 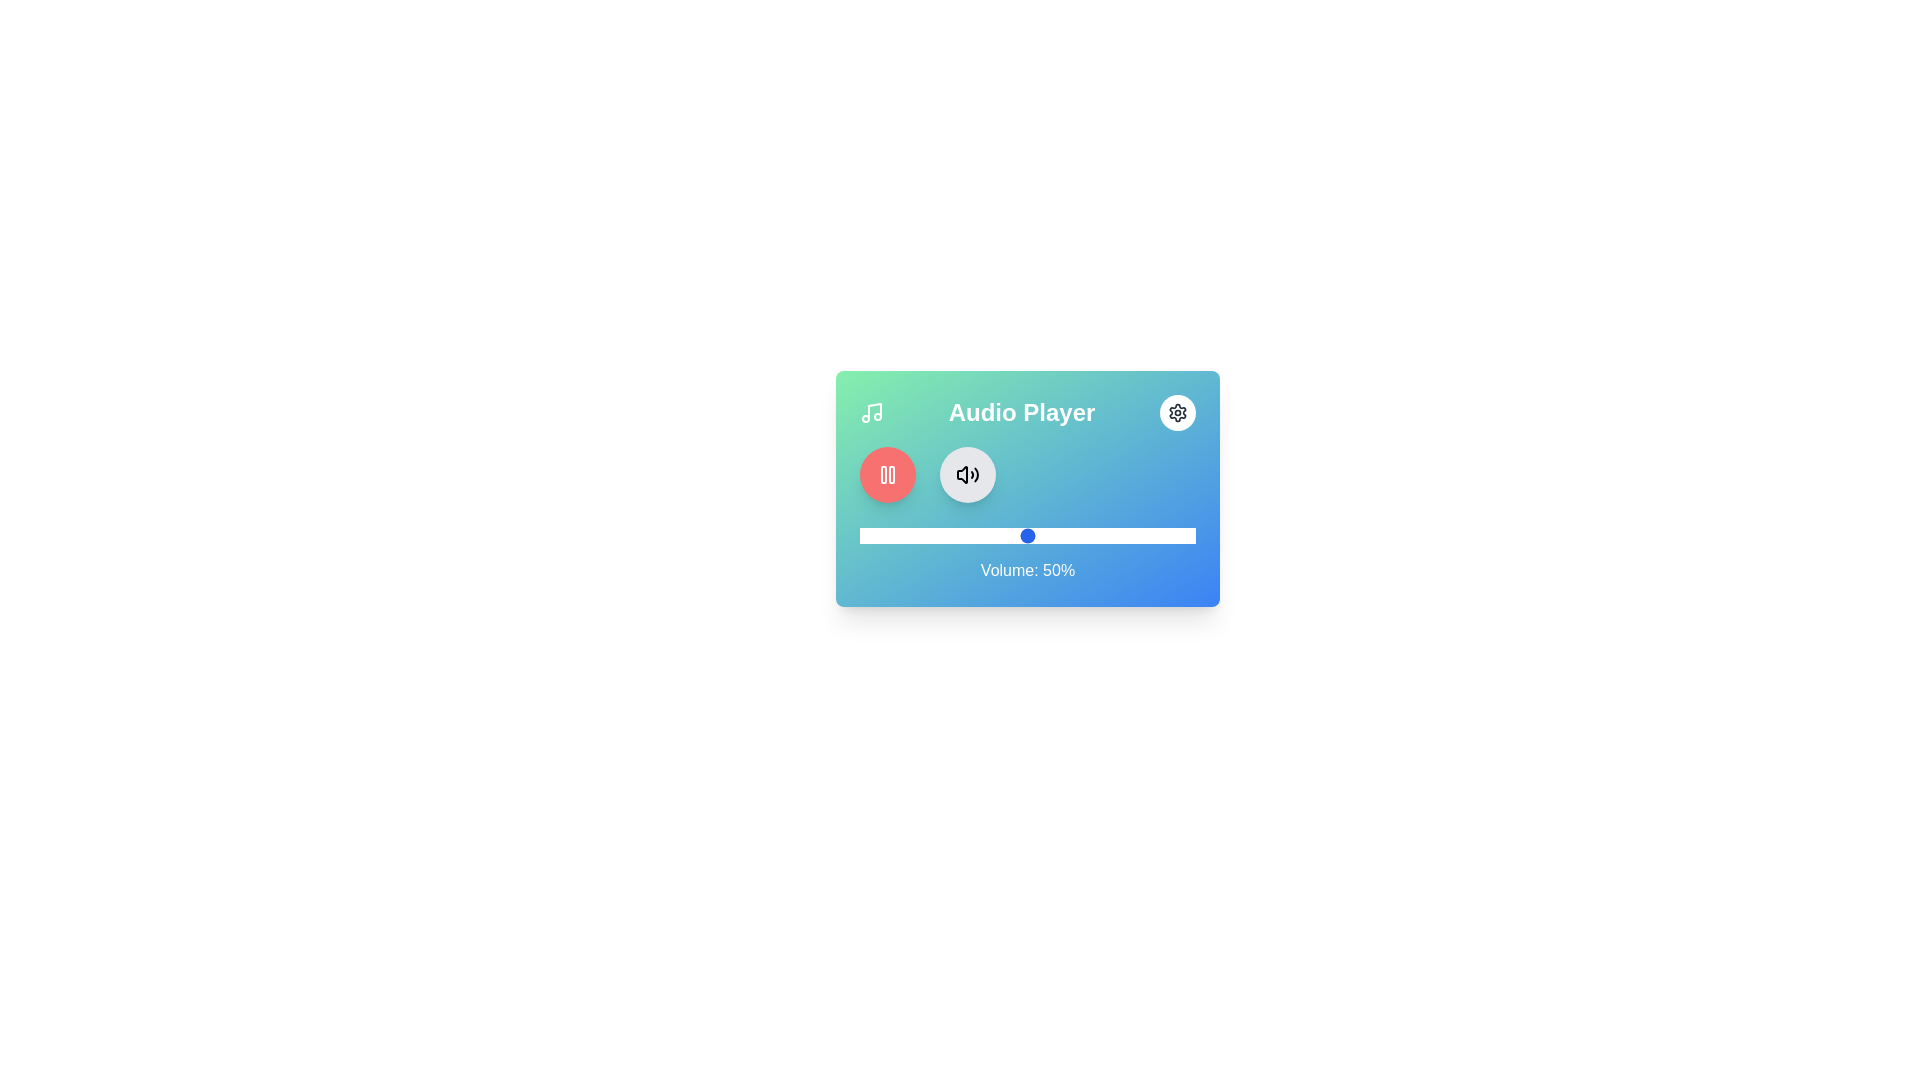 What do you see at coordinates (887, 474) in the screenshot?
I see `the pause icon button, which is represented by two parallel vertical rectangles inside a red circular button` at bounding box center [887, 474].